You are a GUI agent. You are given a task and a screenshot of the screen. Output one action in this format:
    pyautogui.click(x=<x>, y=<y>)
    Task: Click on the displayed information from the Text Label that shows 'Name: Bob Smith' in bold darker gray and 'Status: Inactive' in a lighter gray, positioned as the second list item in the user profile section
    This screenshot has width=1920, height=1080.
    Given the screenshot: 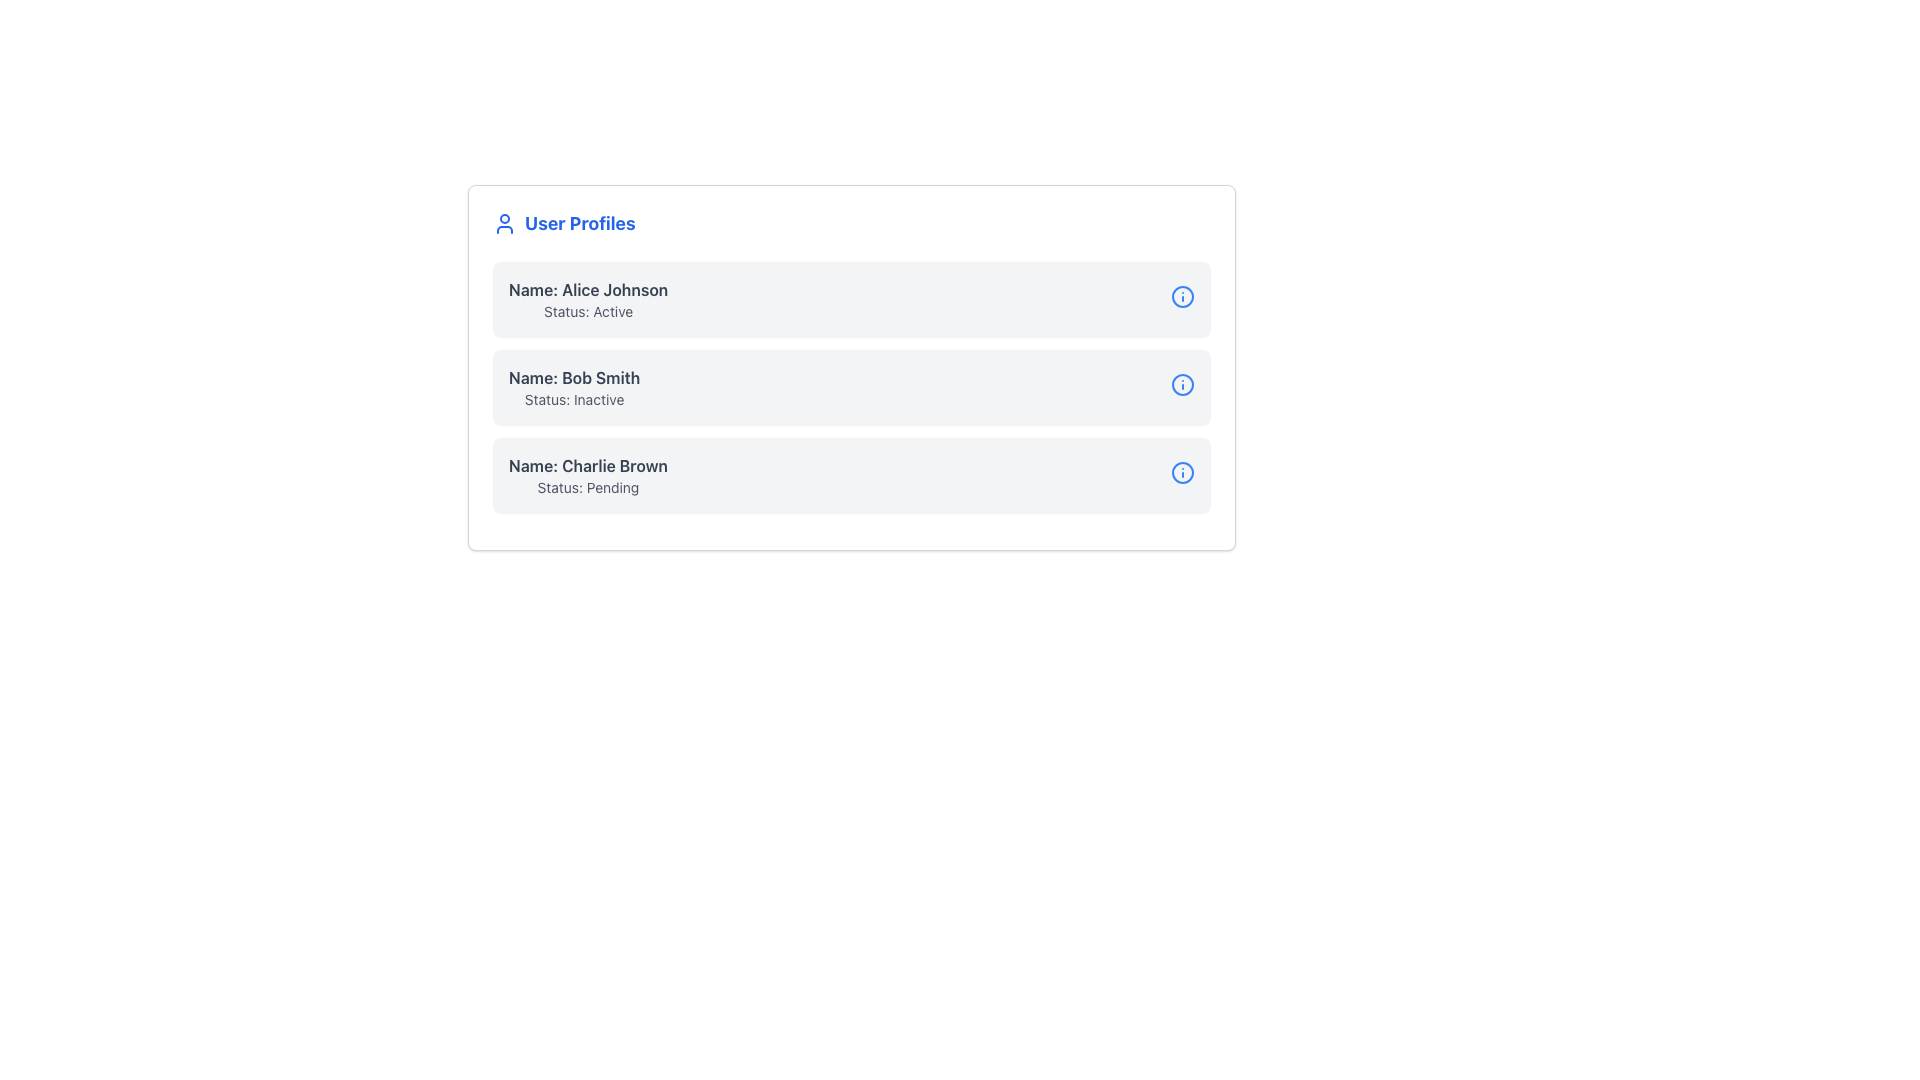 What is the action you would take?
    pyautogui.click(x=573, y=388)
    